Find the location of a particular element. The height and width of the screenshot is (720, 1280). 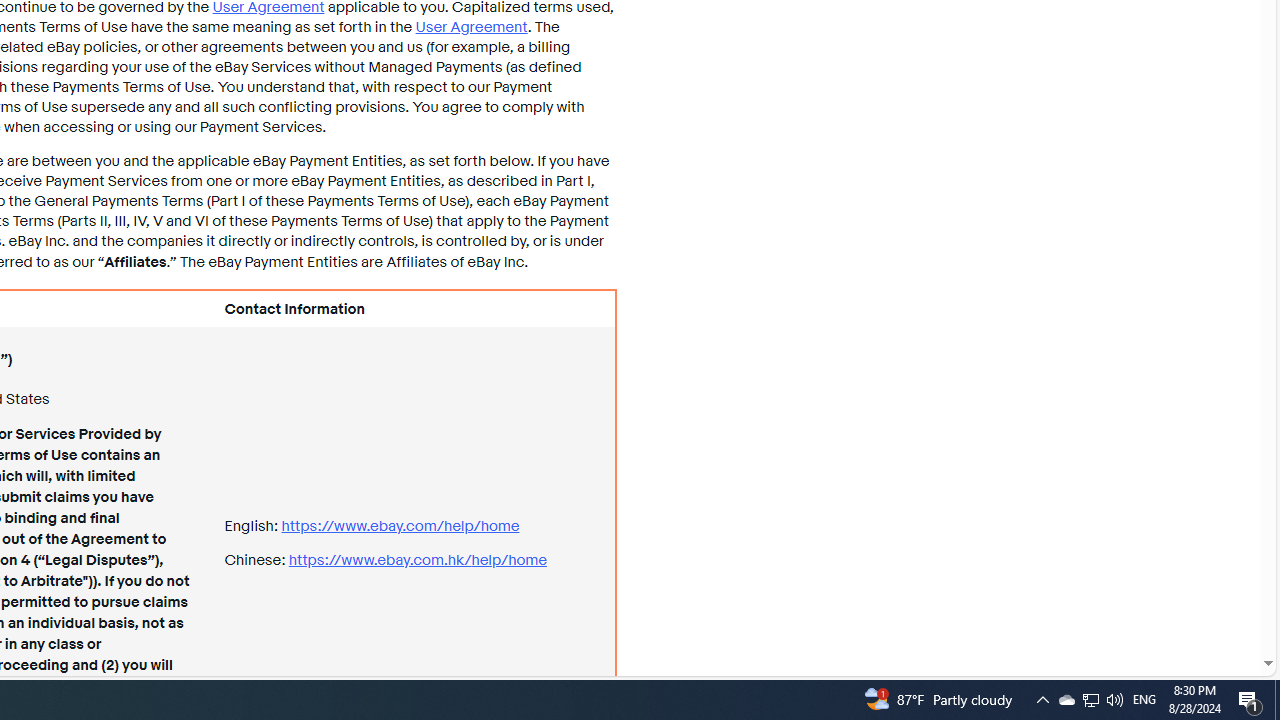

'https://www.ebay.com.hk/ help/home' is located at coordinates (416, 560).